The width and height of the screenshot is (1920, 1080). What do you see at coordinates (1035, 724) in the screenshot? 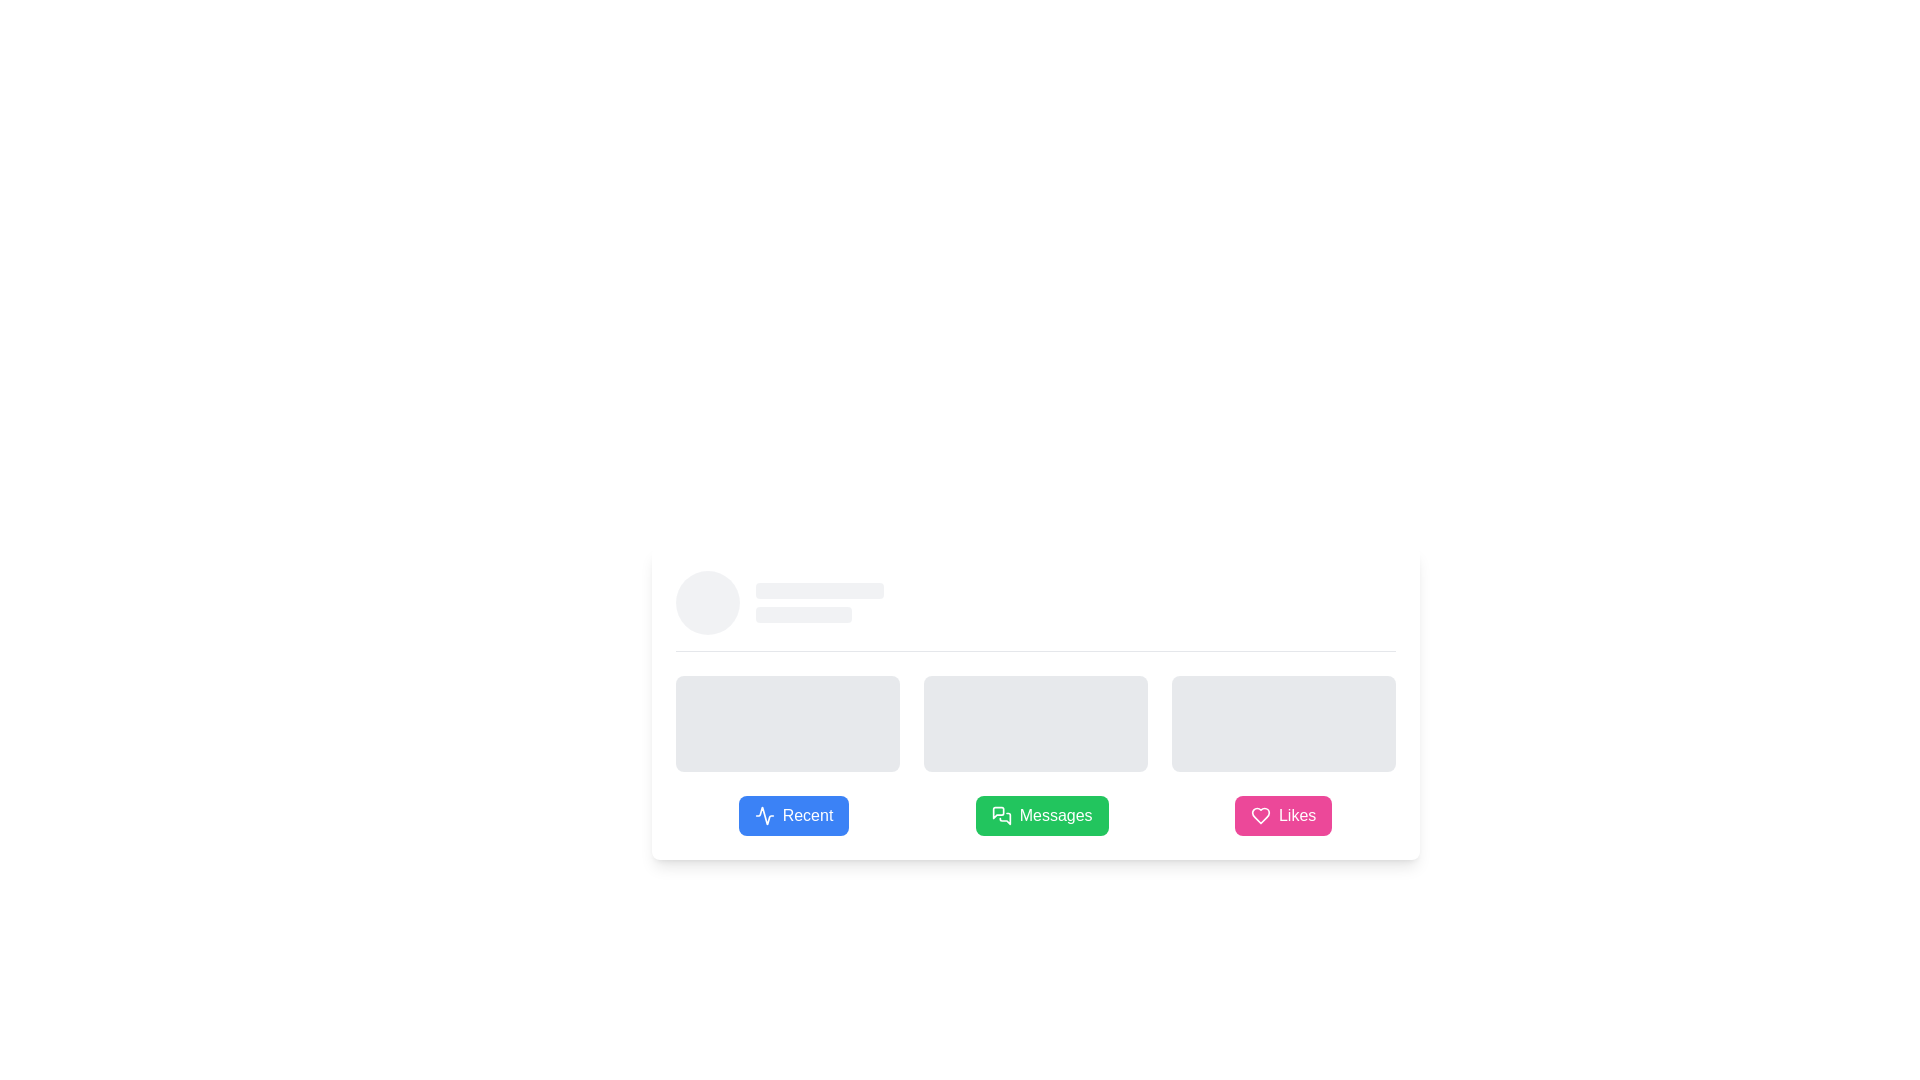
I see `the visual placeholder or loading skeleton located in the central area of the application interface, which is the middle element among three placeholders in a grid layout` at bounding box center [1035, 724].